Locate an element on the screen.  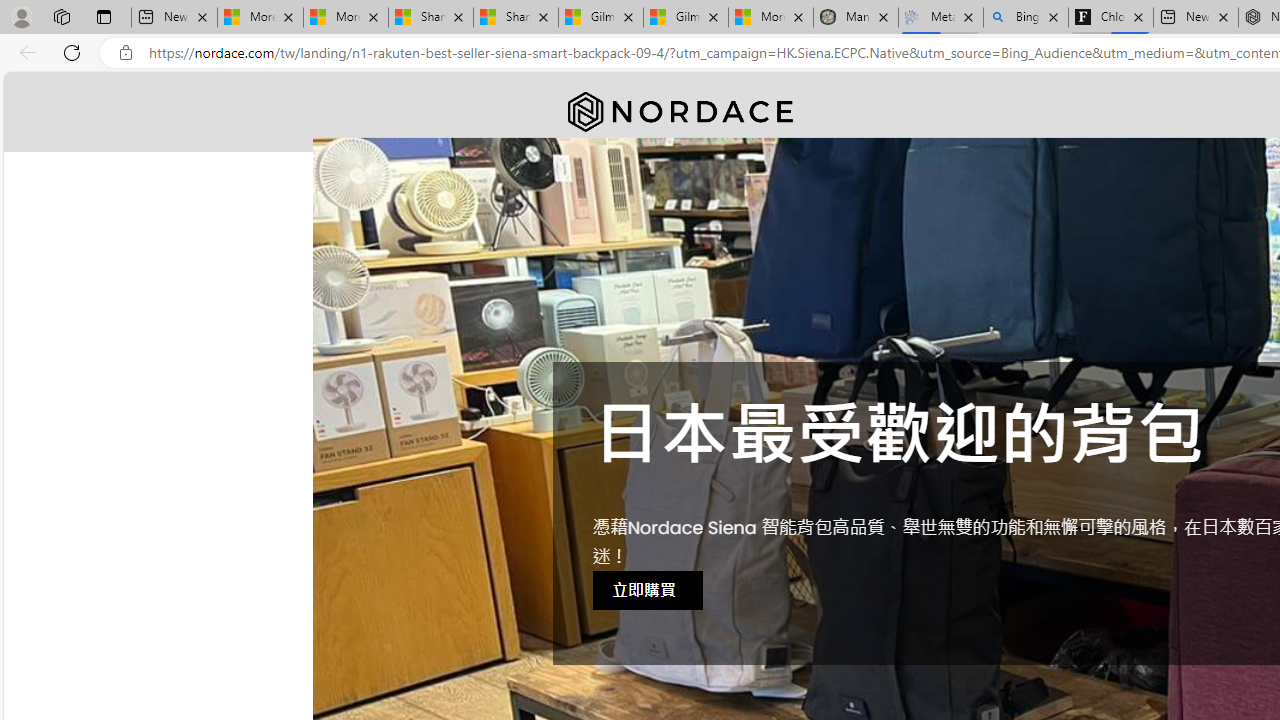
'Bing Real Estate - Home sales and rental listings' is located at coordinates (1025, 17).